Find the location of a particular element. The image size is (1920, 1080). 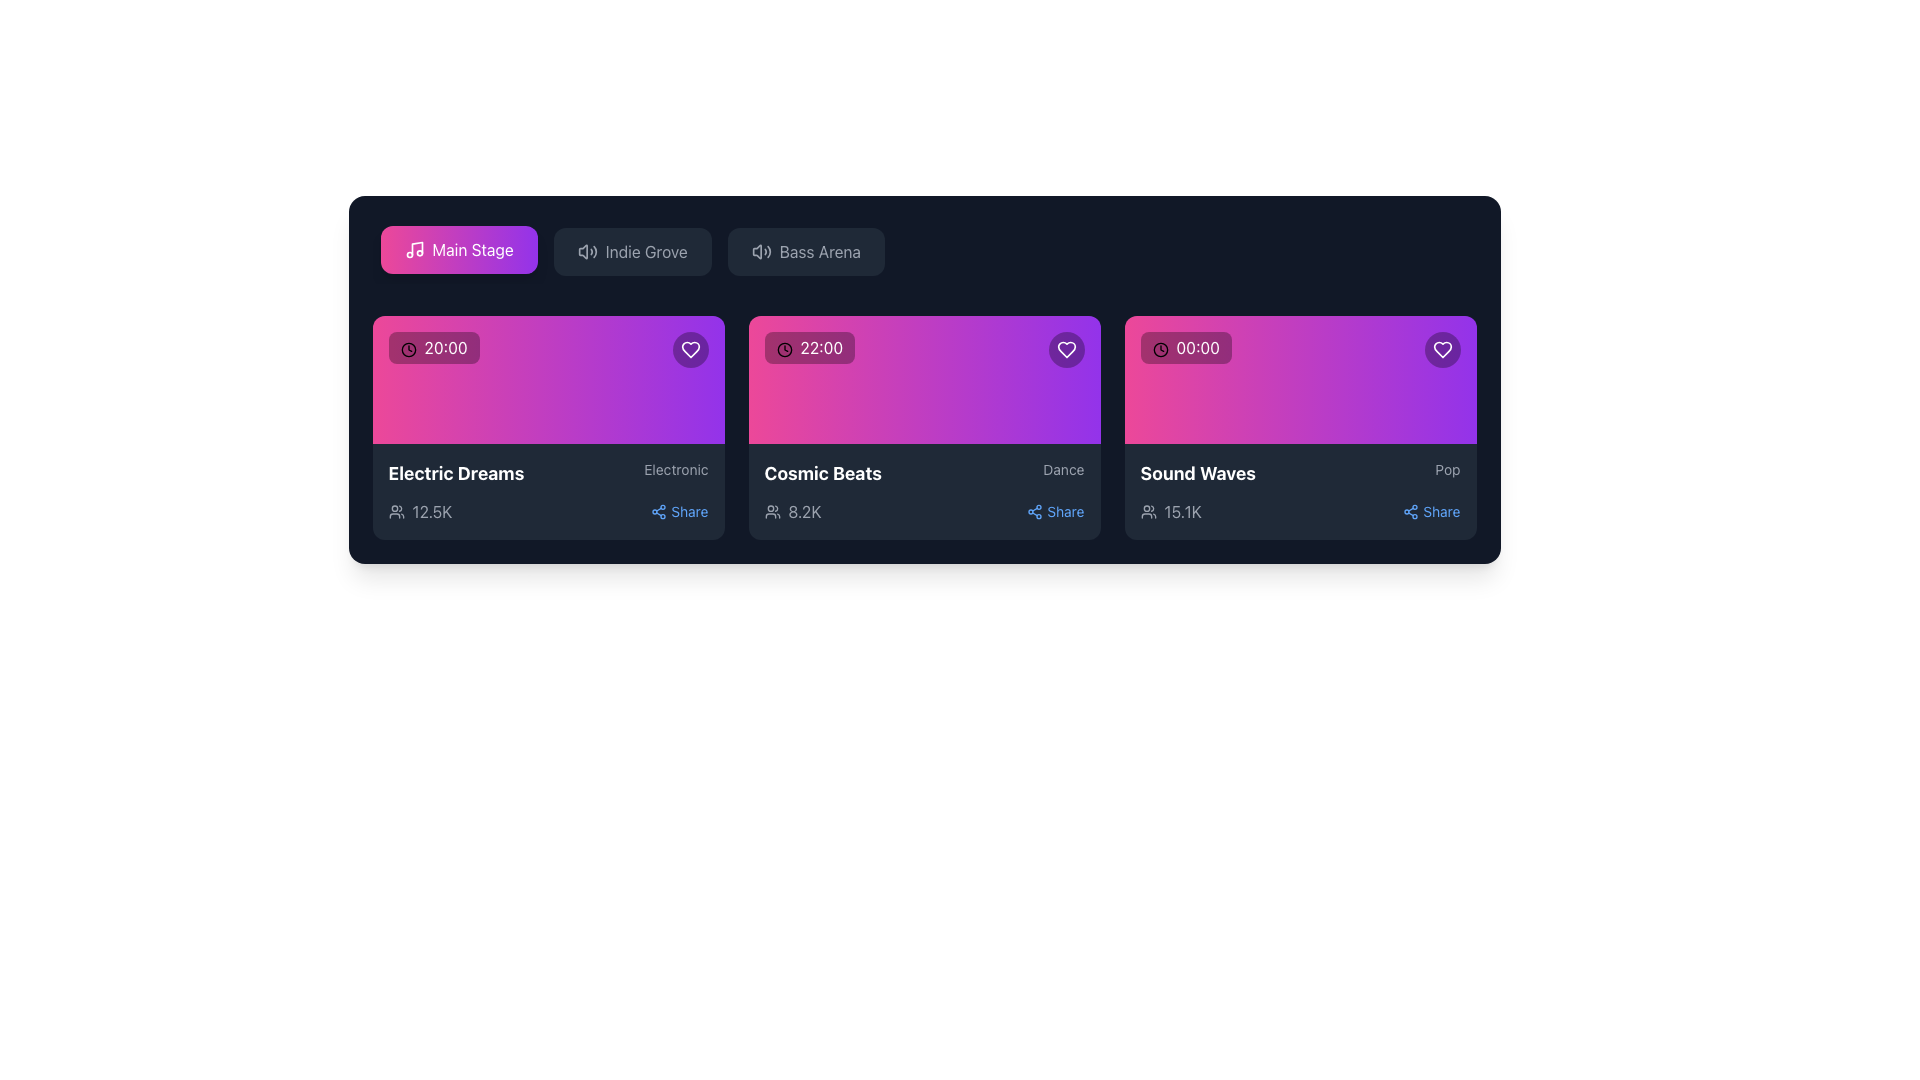

the decorative shape within the music-related SVG icon, which is centrally located and slightly tilted, positioned to the right of a circular shape is located at coordinates (416, 247).